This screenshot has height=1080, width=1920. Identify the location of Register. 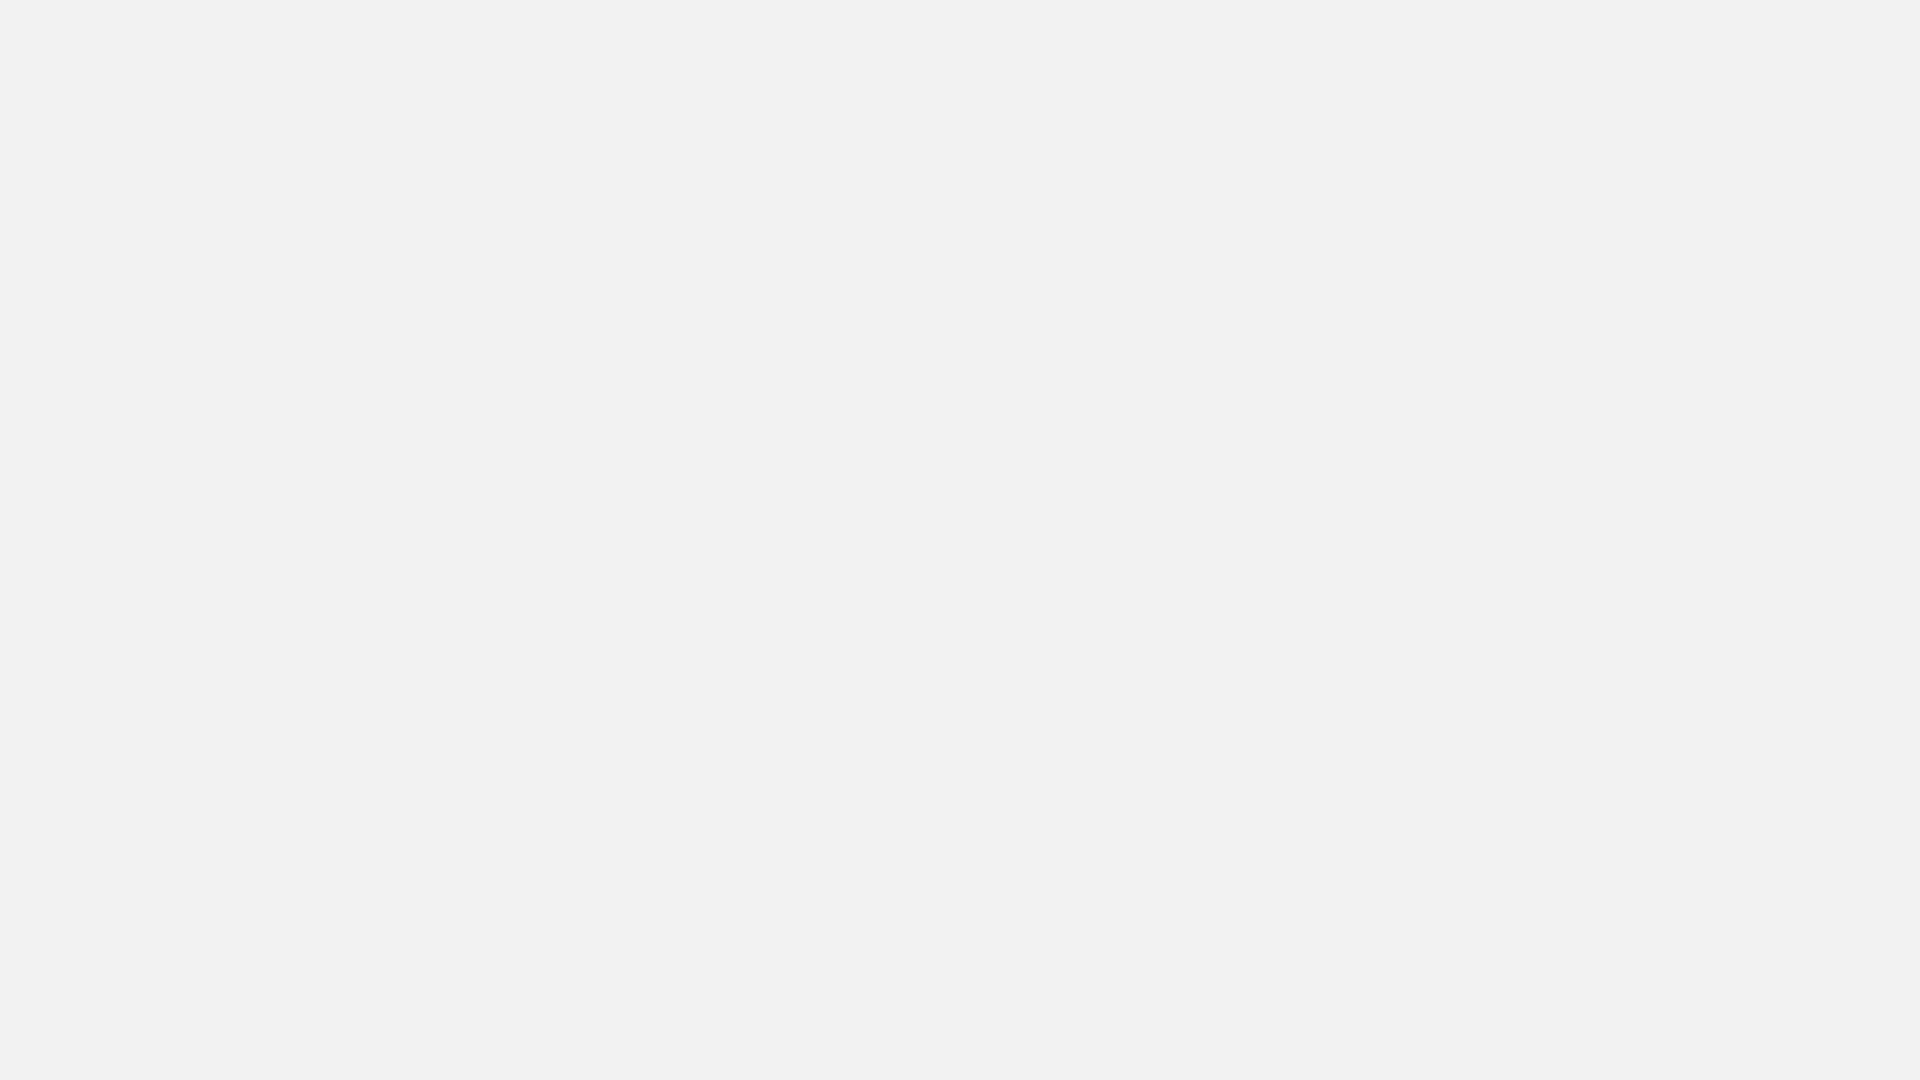
(1761, 26).